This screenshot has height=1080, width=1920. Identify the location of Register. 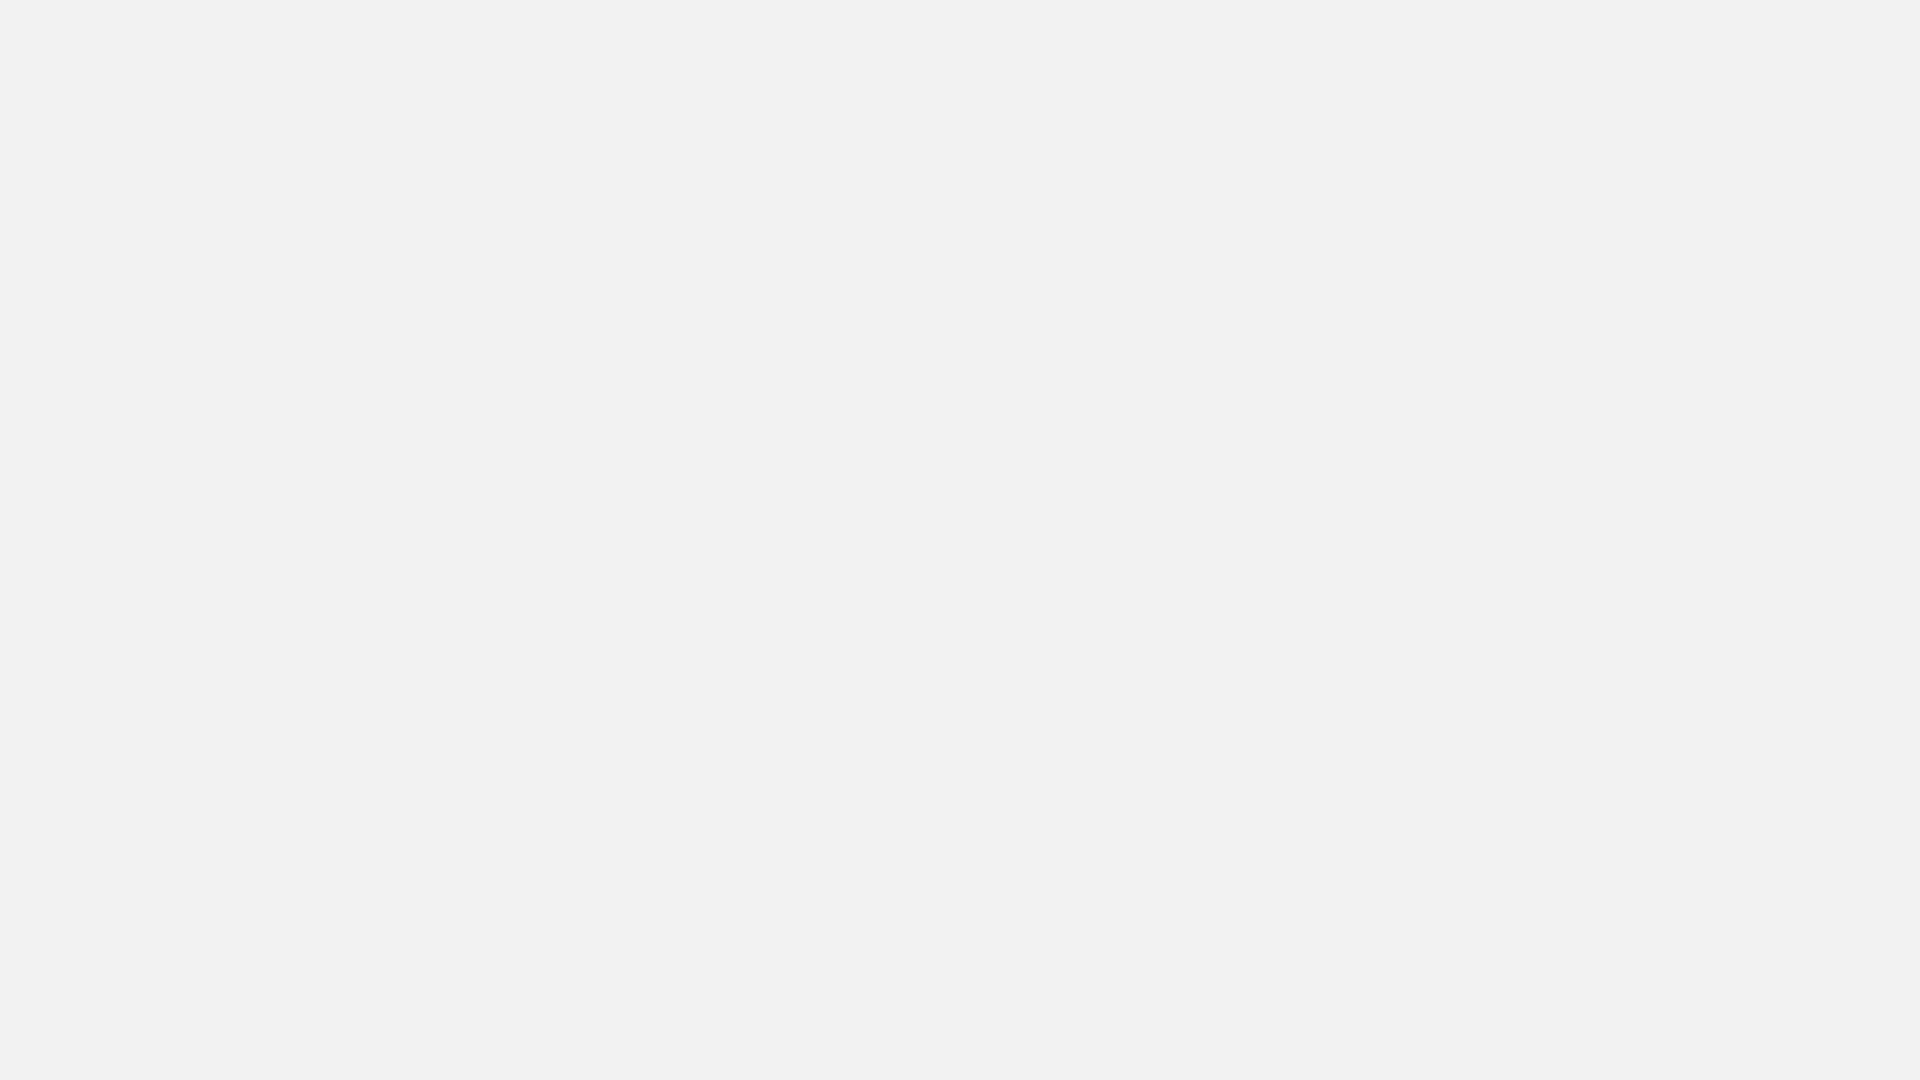
(1761, 26).